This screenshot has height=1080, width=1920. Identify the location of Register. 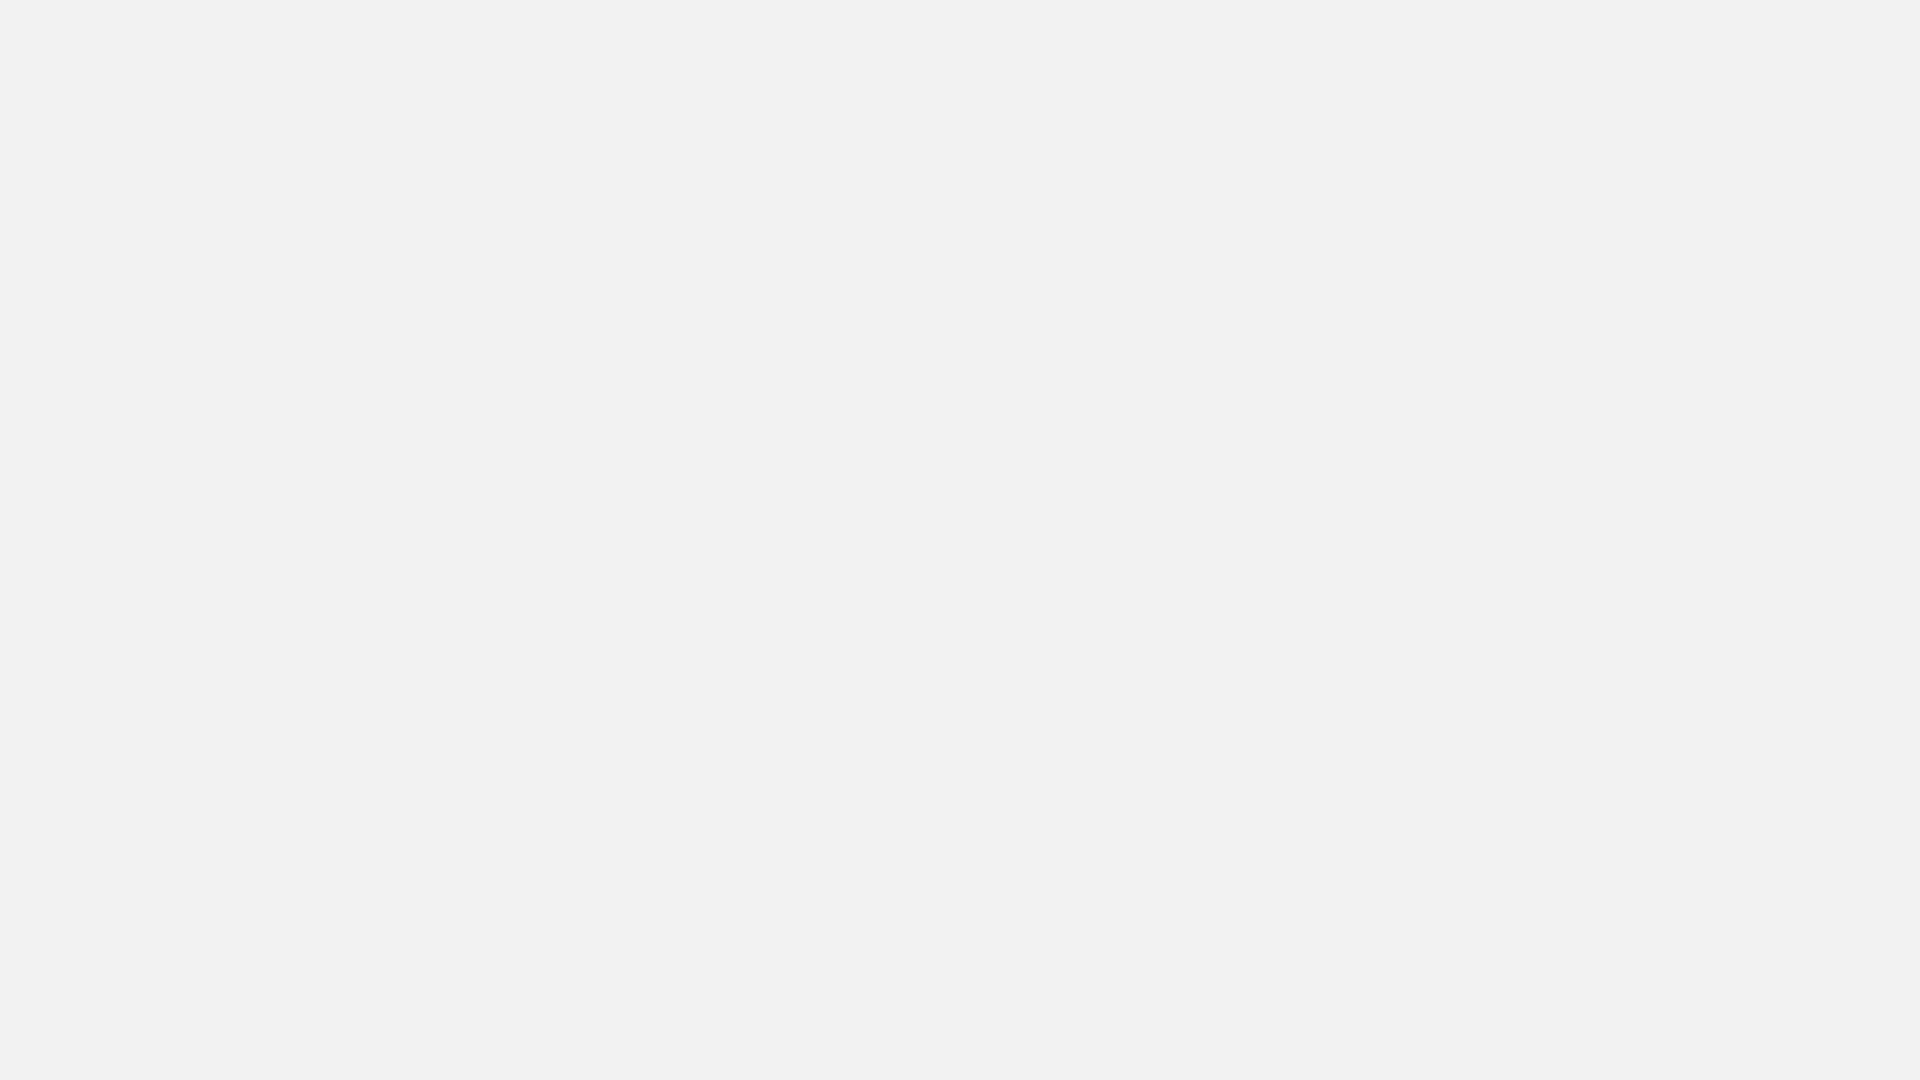
(1761, 26).